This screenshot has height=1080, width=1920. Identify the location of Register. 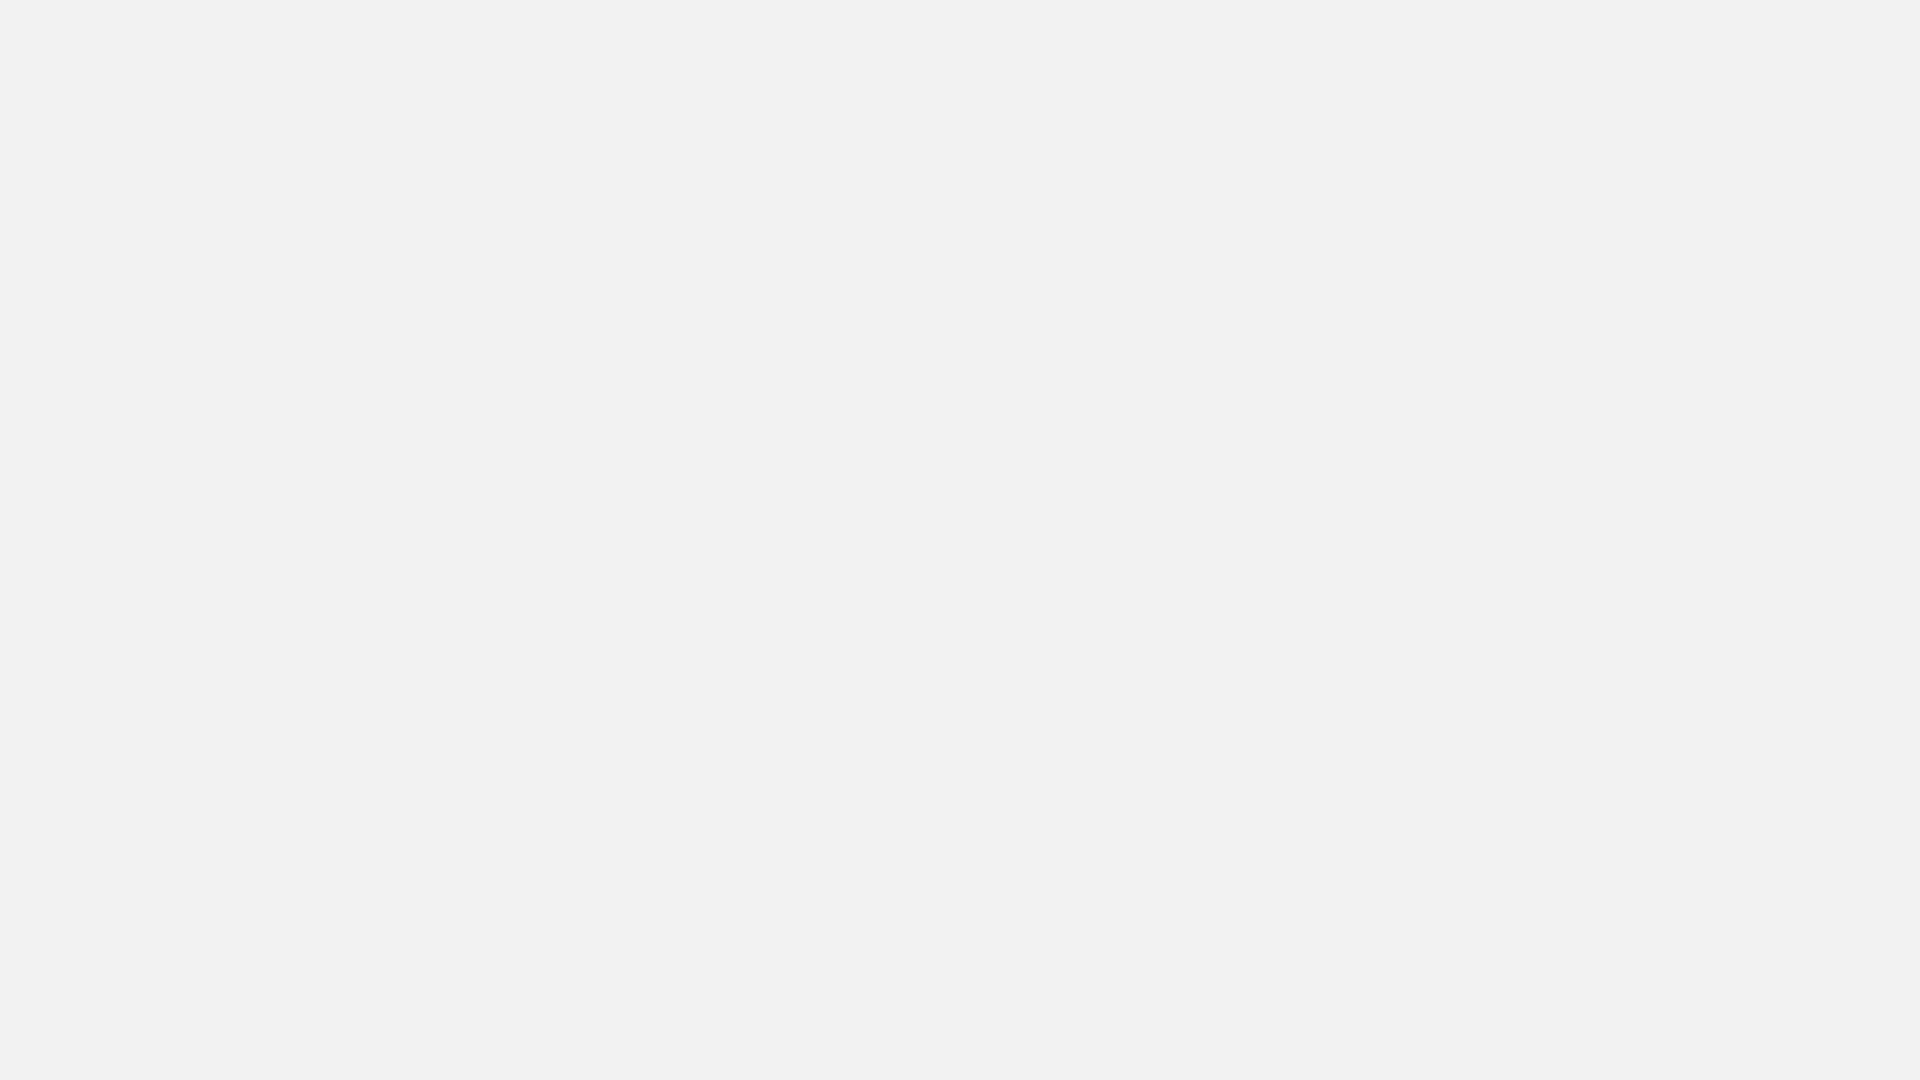
(1761, 26).